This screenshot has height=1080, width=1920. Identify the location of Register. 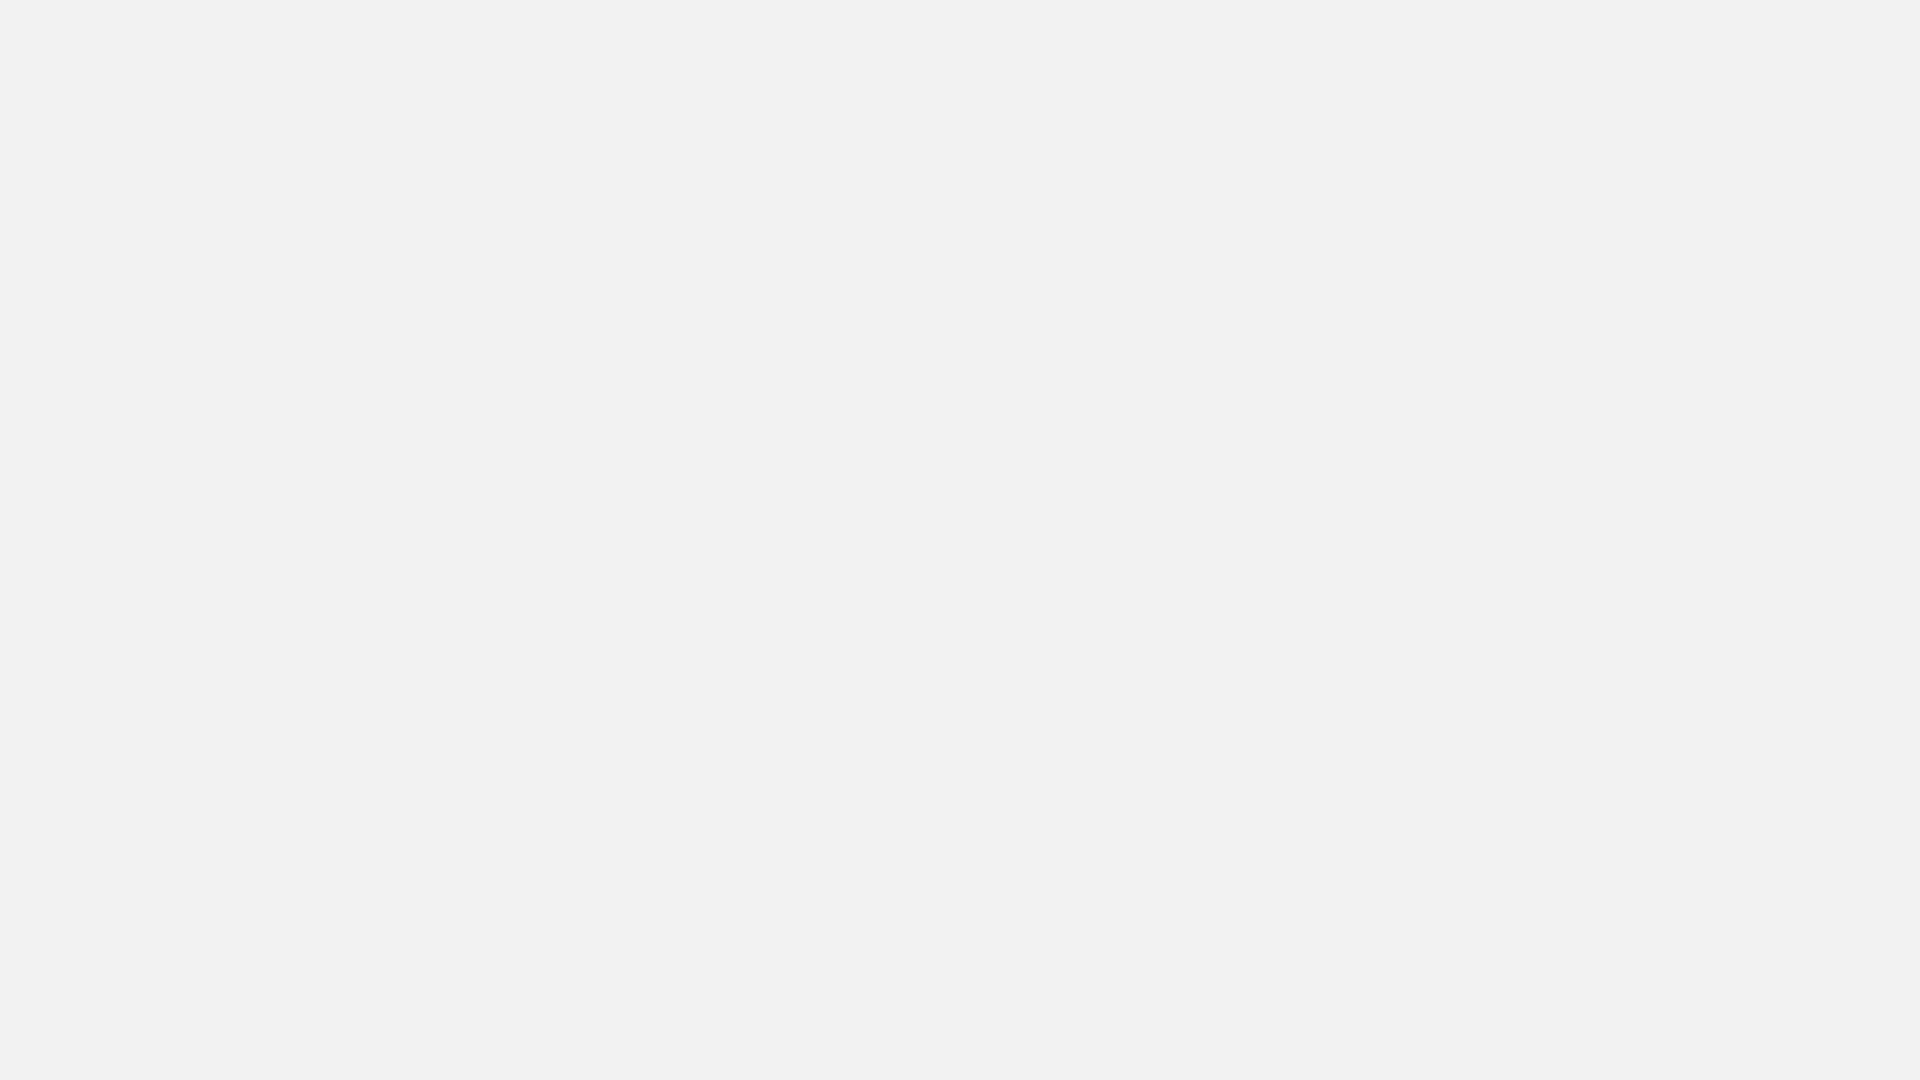
(1761, 26).